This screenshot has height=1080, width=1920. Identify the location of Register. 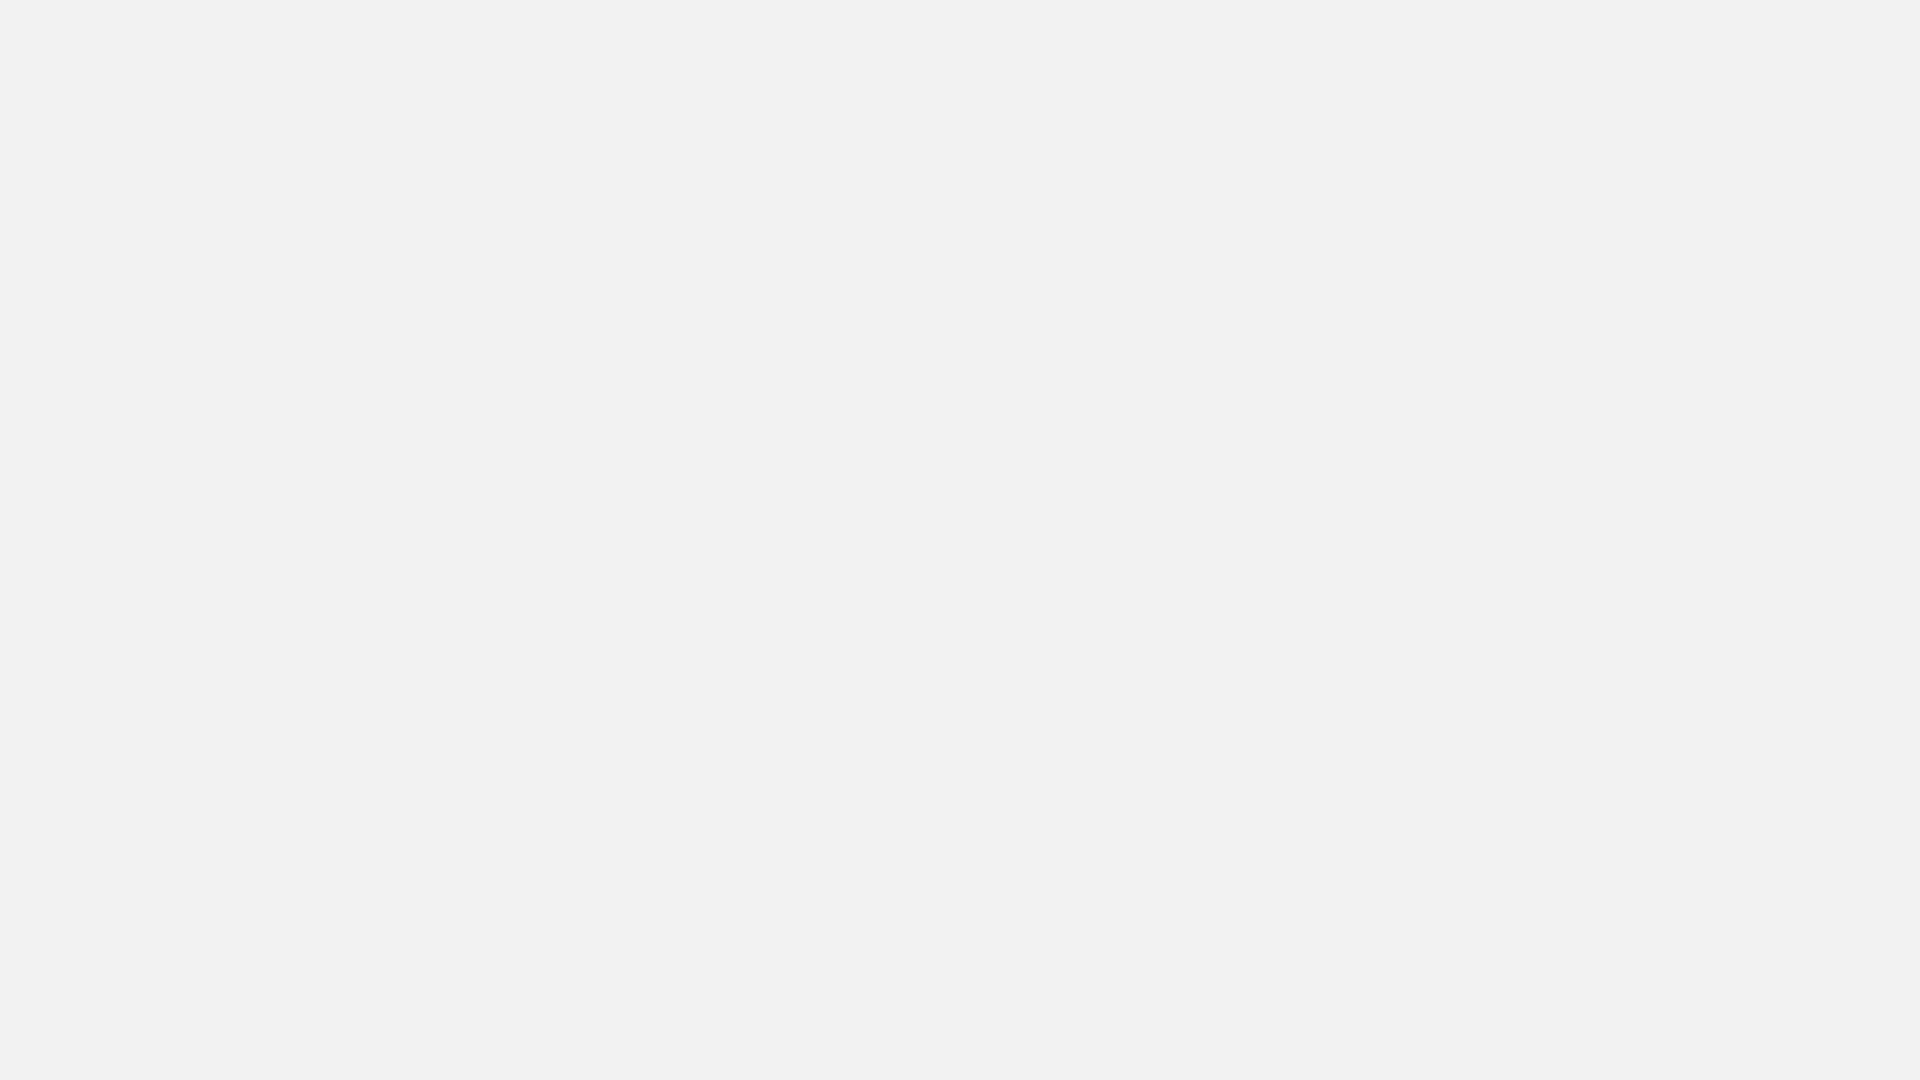
(1761, 26).